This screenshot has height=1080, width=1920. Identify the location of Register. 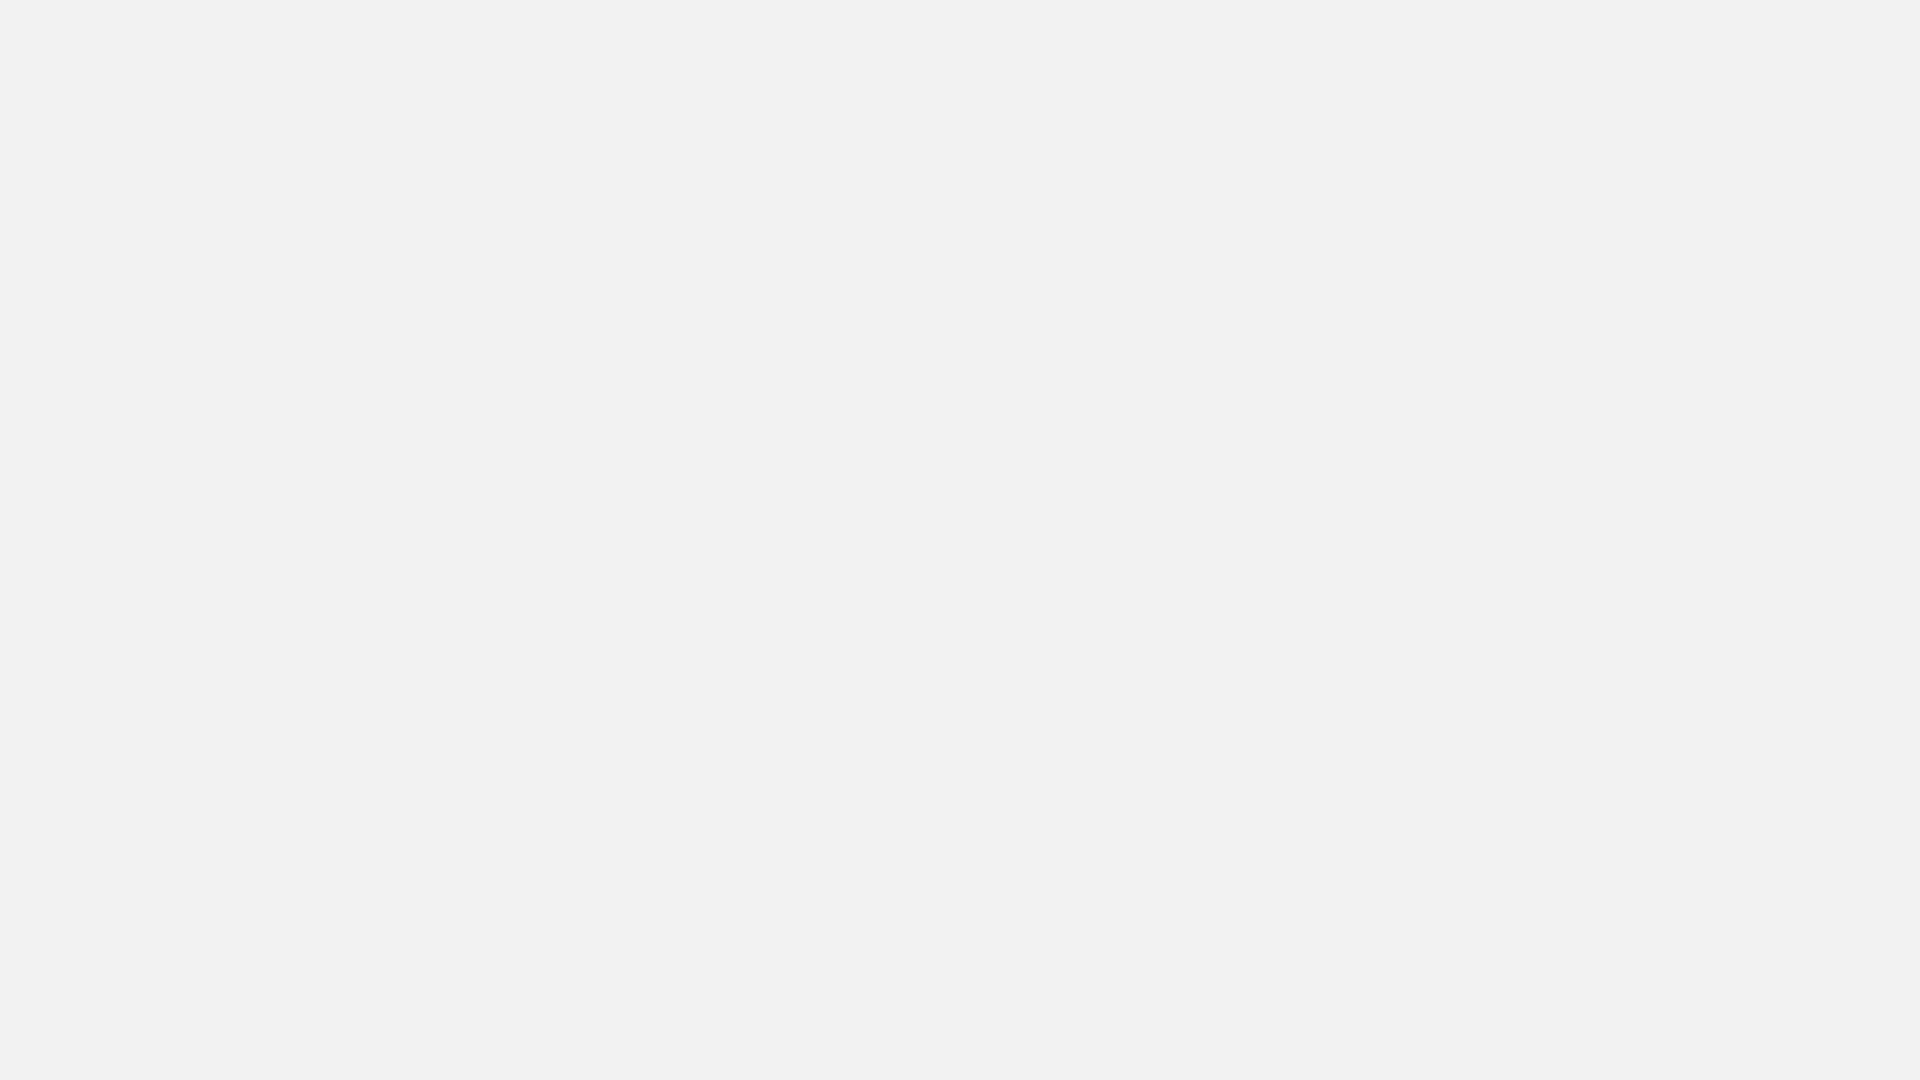
(1761, 26).